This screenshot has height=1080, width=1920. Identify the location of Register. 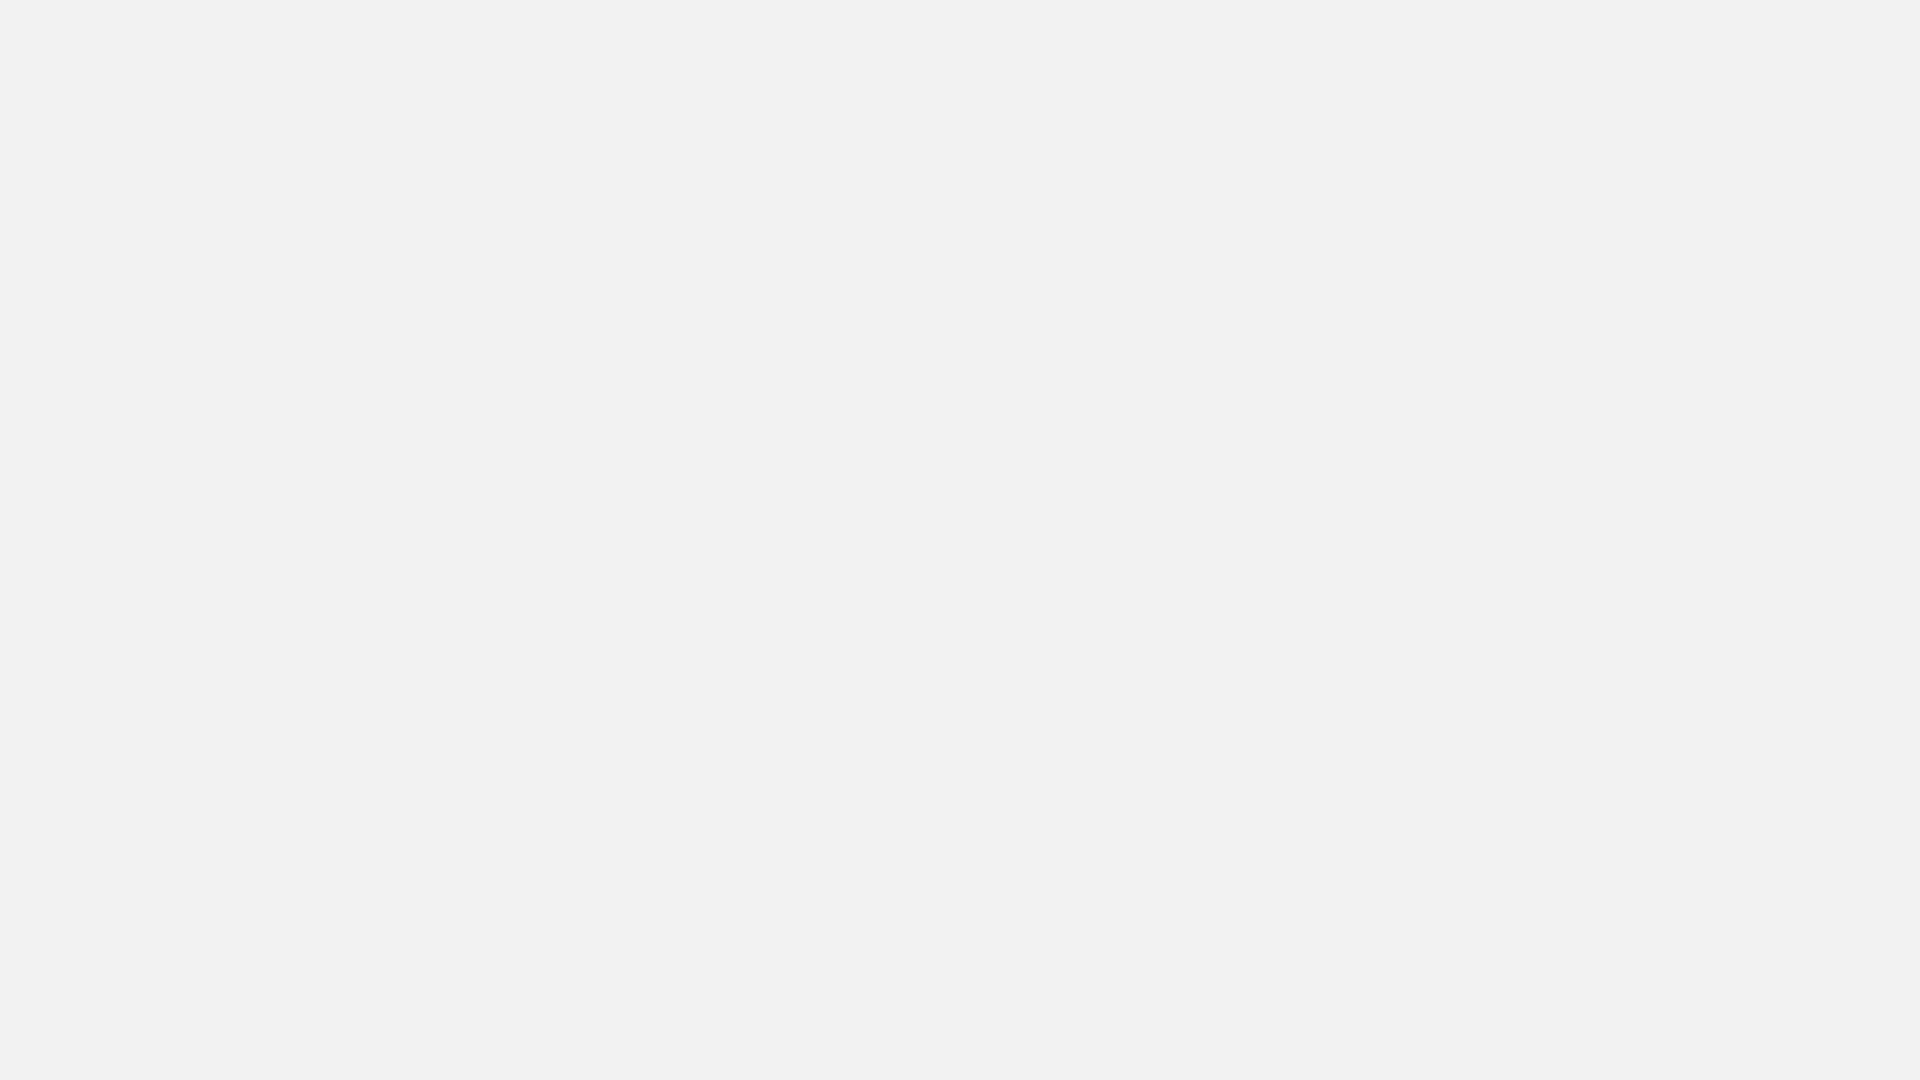
(1761, 26).